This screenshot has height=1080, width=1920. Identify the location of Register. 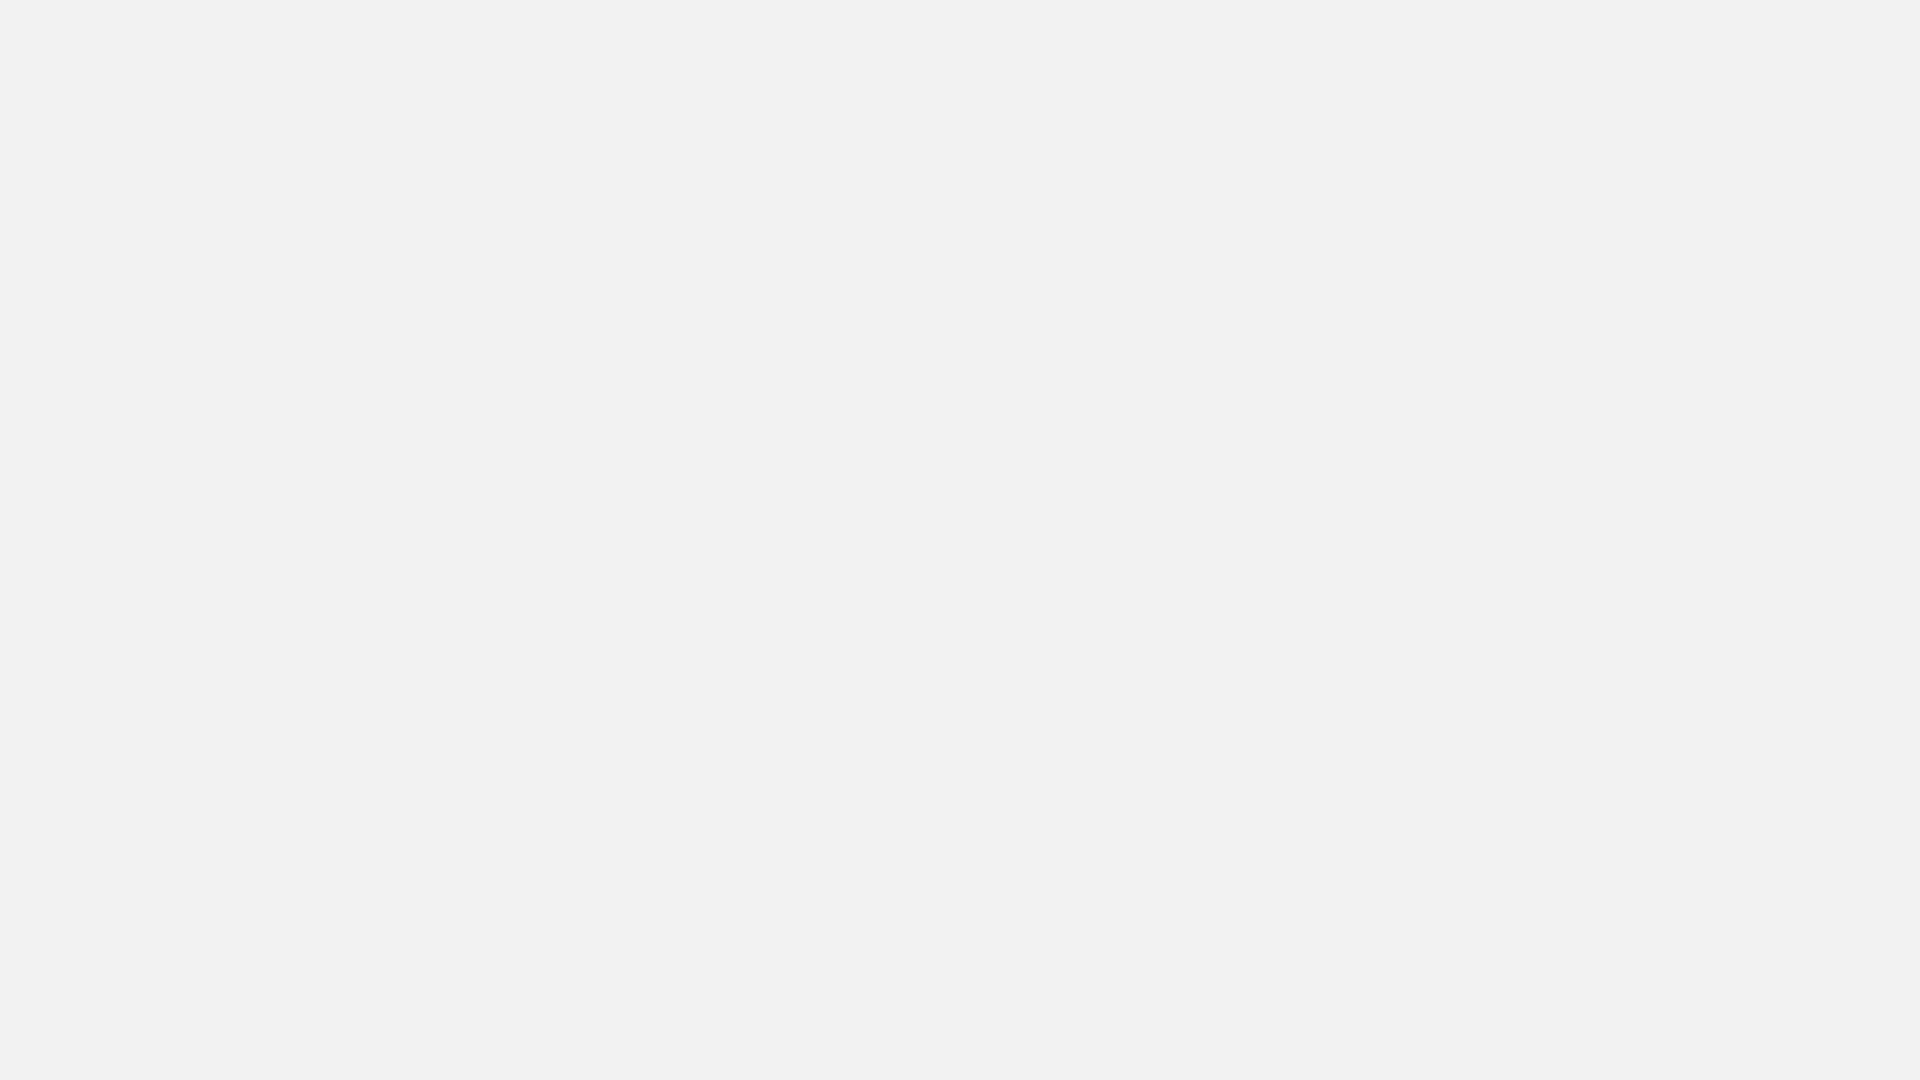
(1761, 26).